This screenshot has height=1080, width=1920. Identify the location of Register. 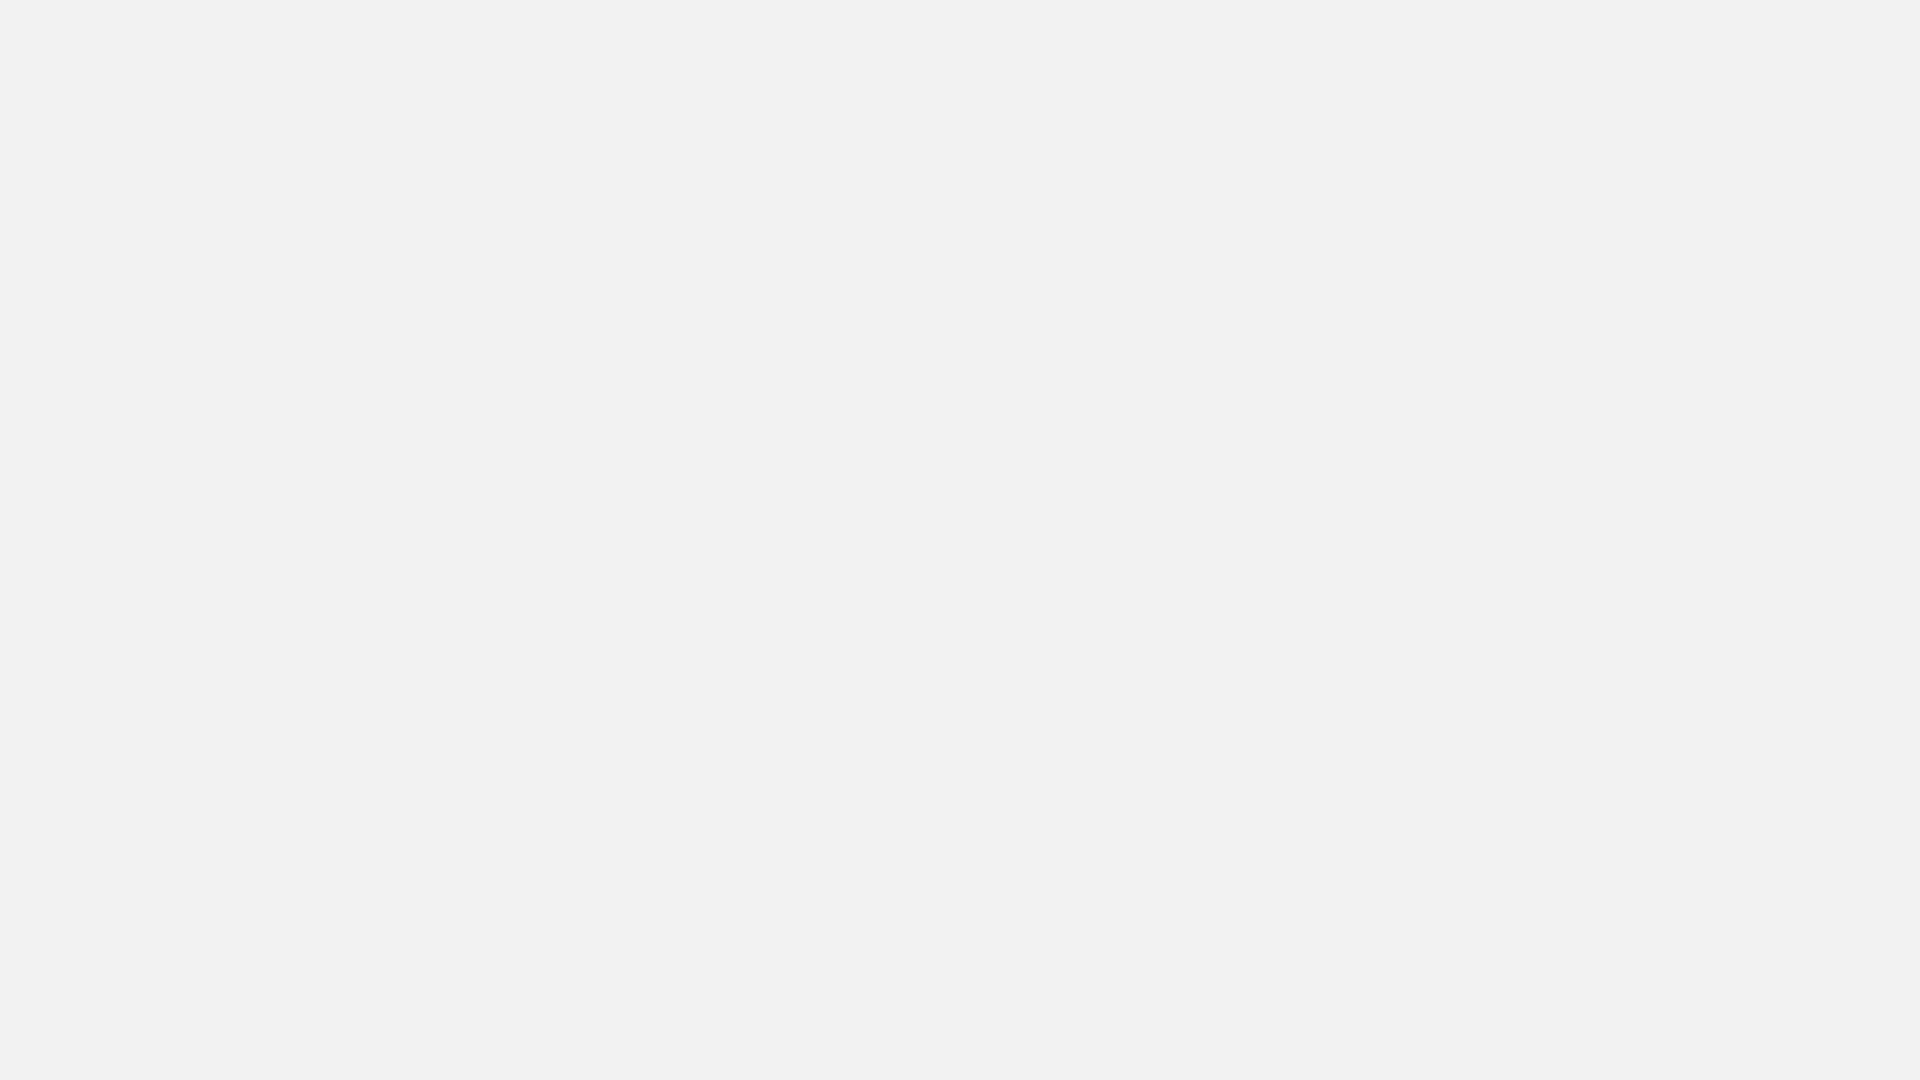
(1761, 26).